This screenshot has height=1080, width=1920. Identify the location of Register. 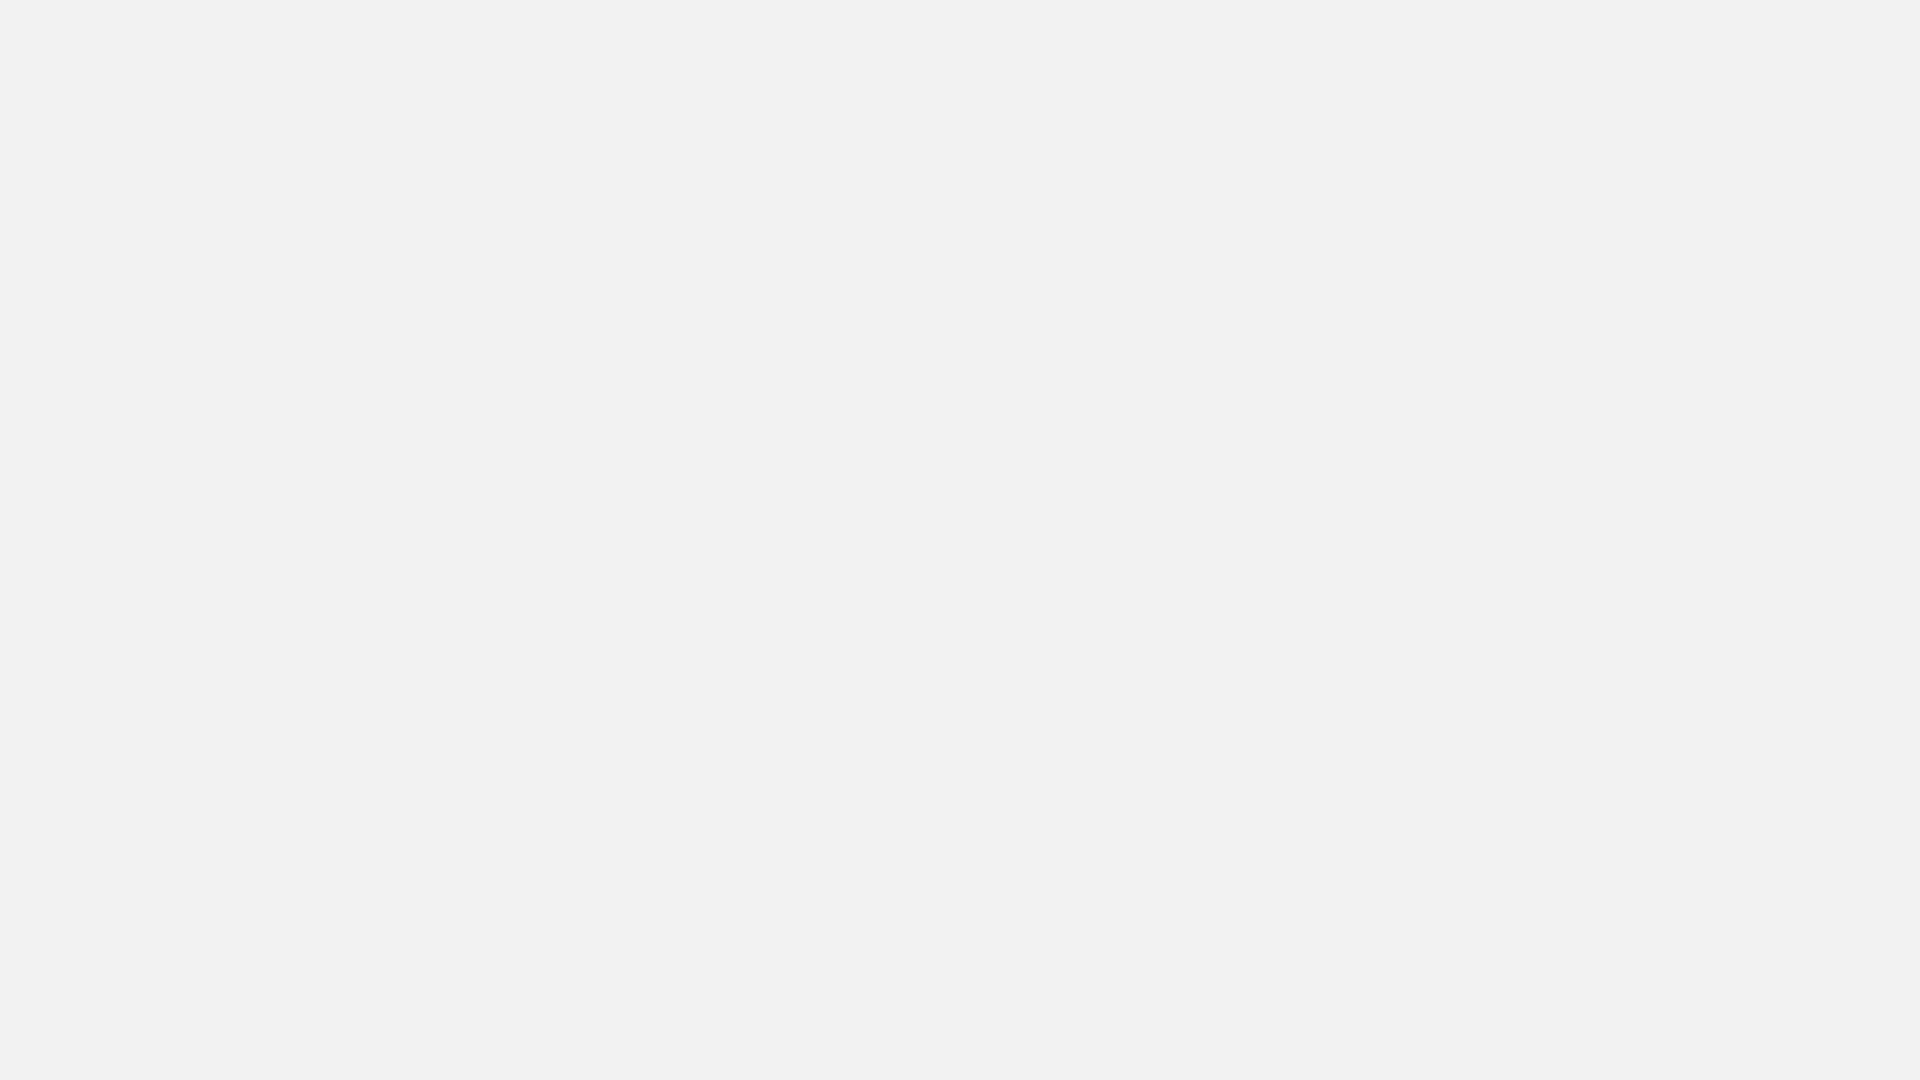
(1761, 26).